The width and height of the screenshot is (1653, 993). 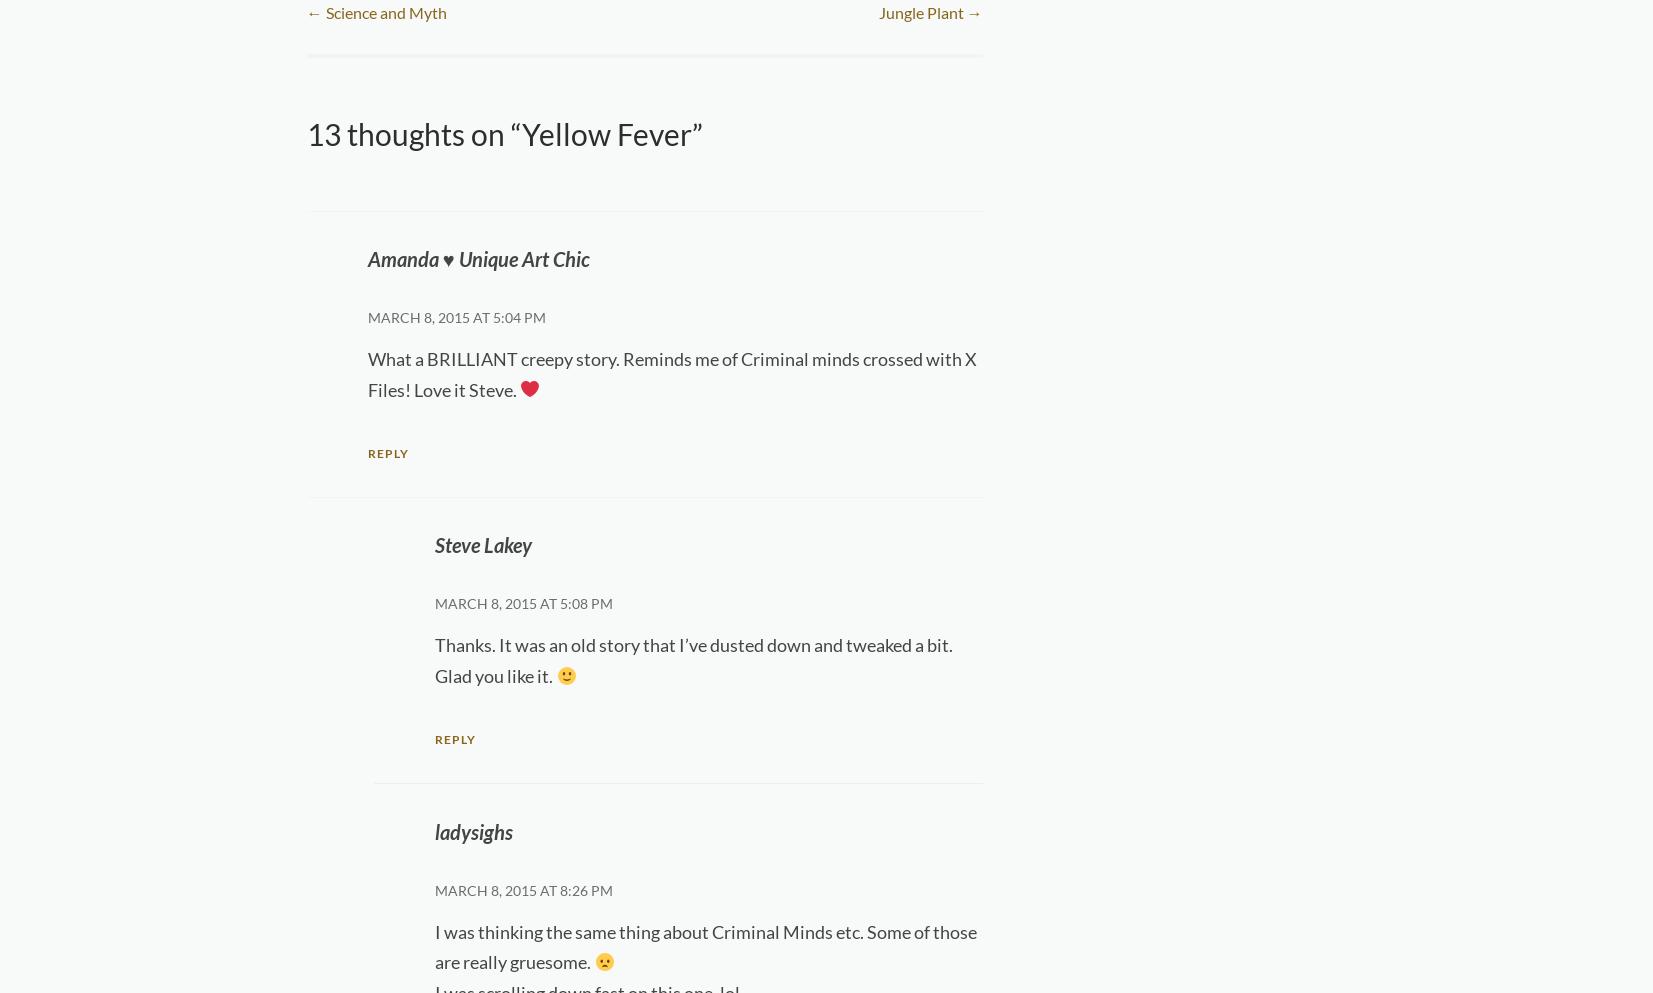 What do you see at coordinates (670, 373) in the screenshot?
I see `'What a BRILLIANT creepy story. Reminds me of Criminal minds crossed with X Files! Love it Steve.'` at bounding box center [670, 373].